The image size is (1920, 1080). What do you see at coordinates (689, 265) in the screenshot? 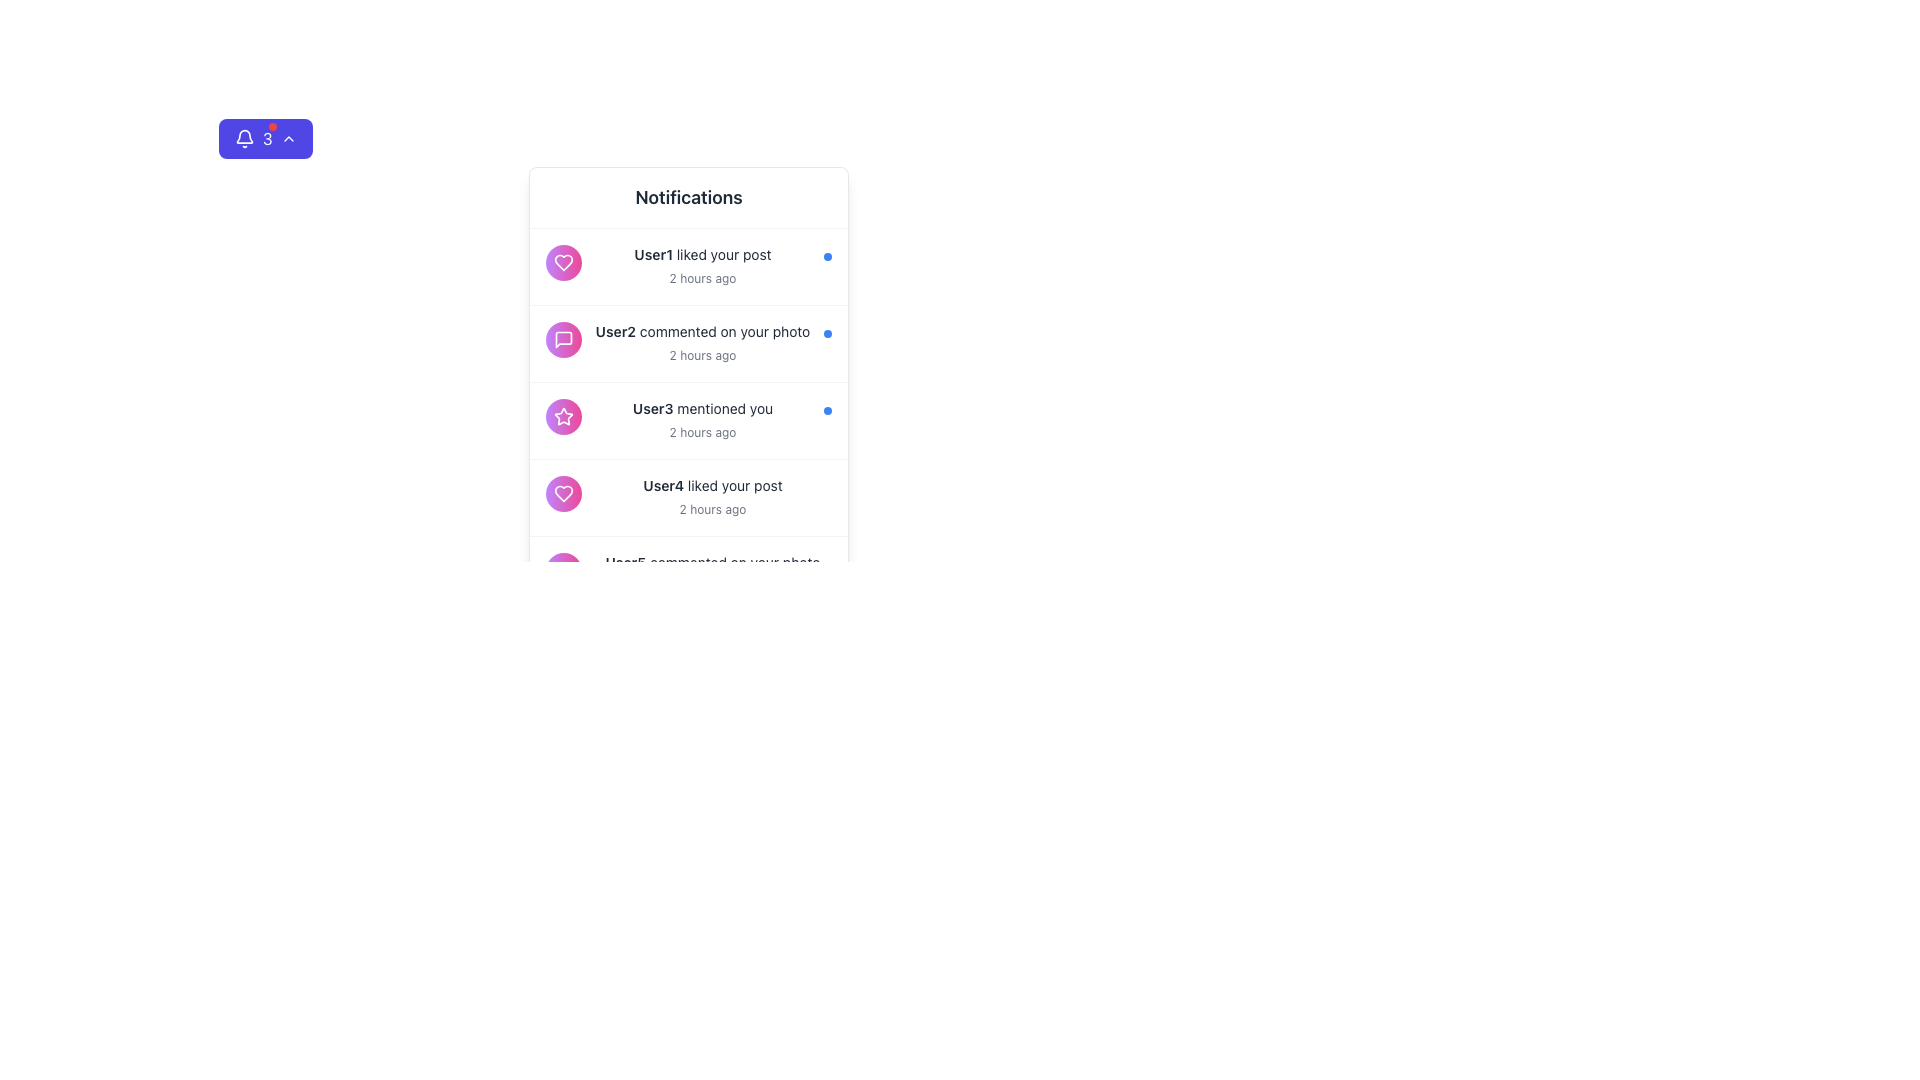
I see `the notification entry displaying 'User1 liked your post'` at bounding box center [689, 265].